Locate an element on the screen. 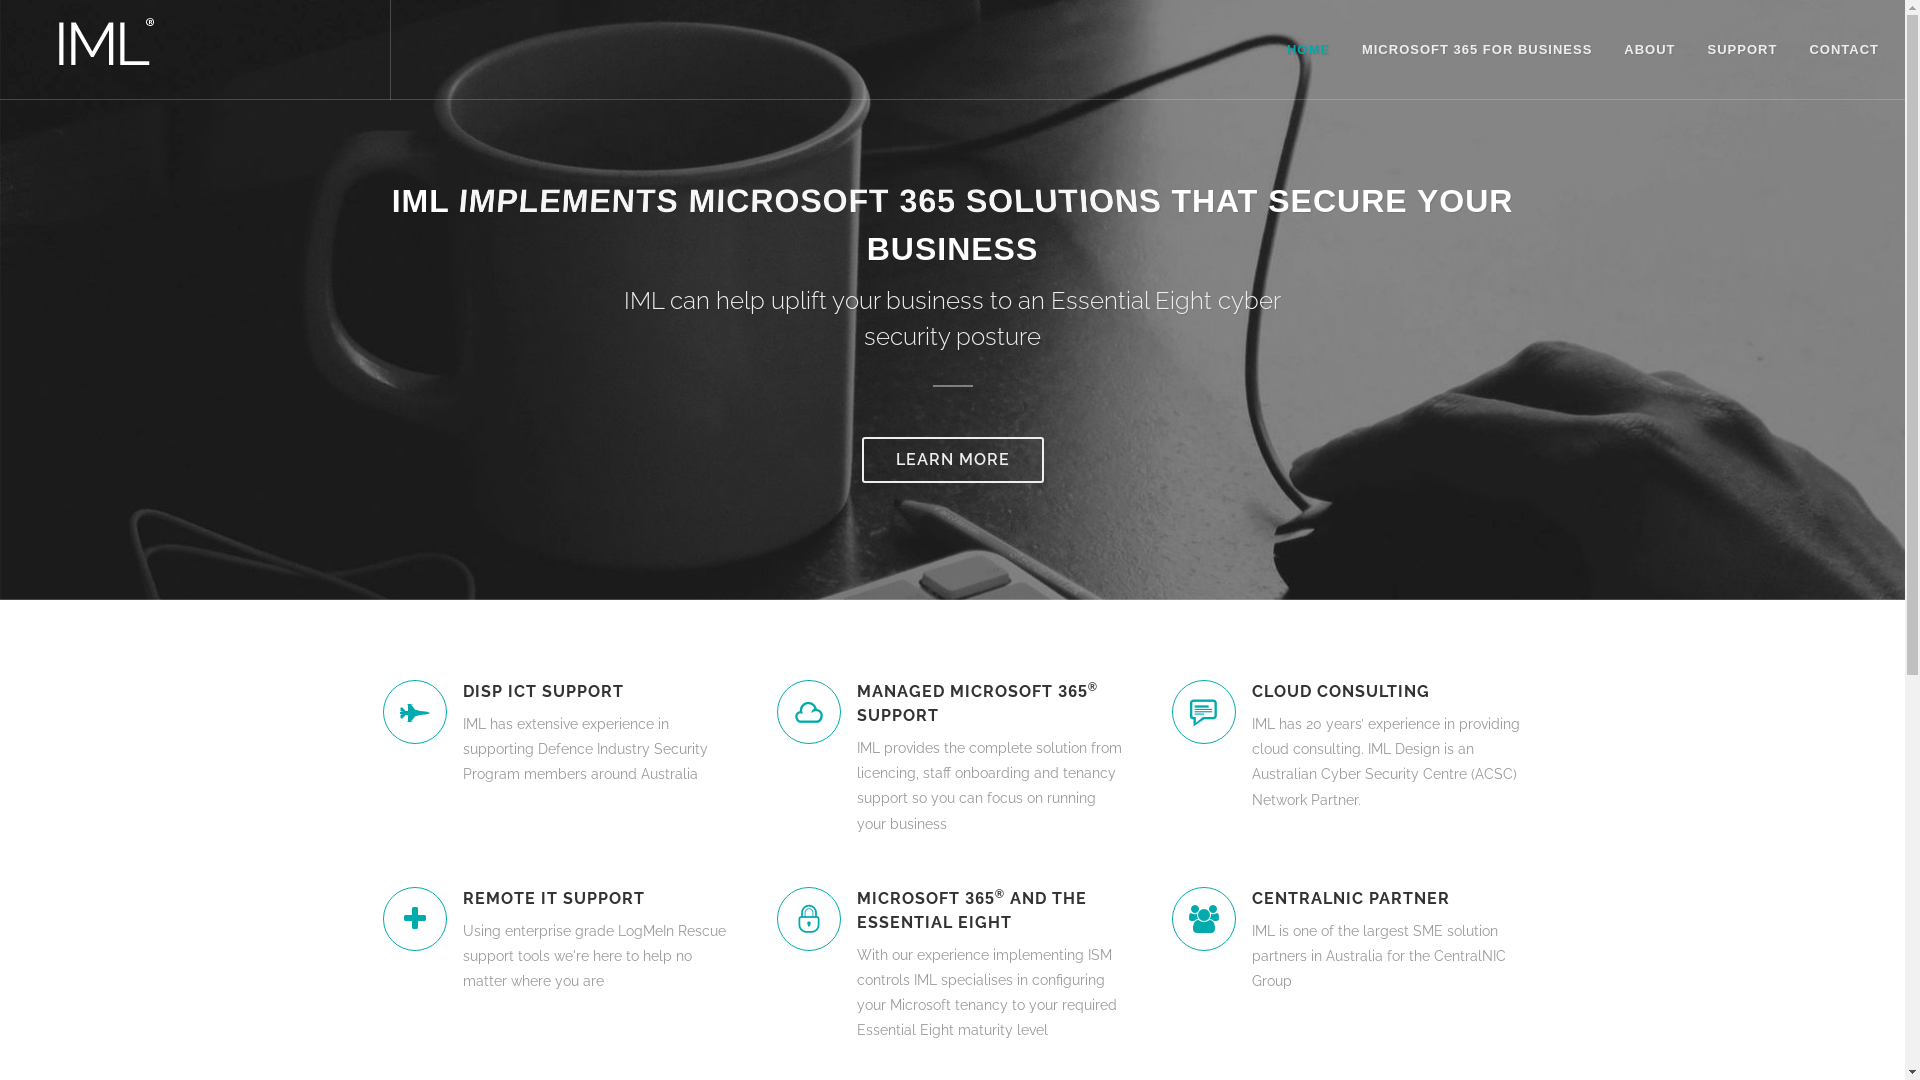  'DISP ICT SUPPORT' is located at coordinates (595, 690).